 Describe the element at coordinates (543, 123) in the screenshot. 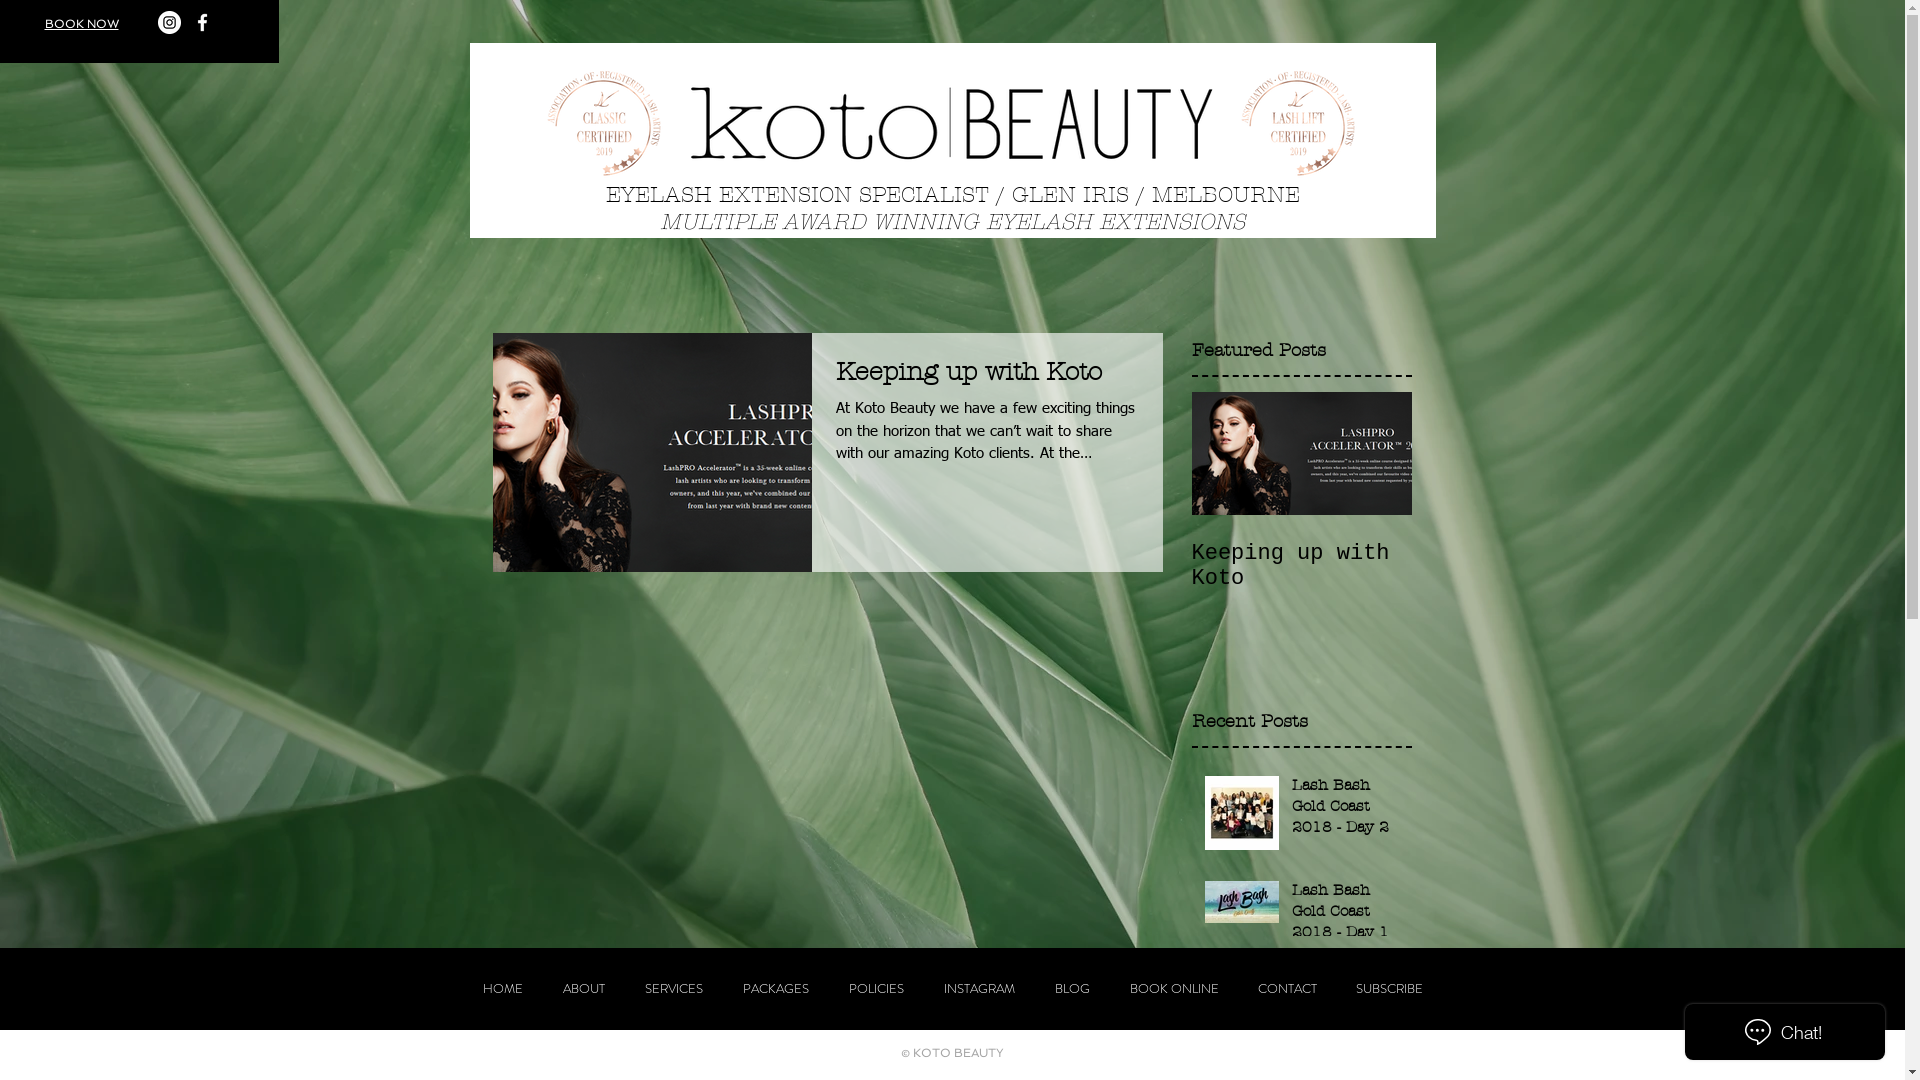

I see `'47386188_784470305222700_842897523797393'` at that location.